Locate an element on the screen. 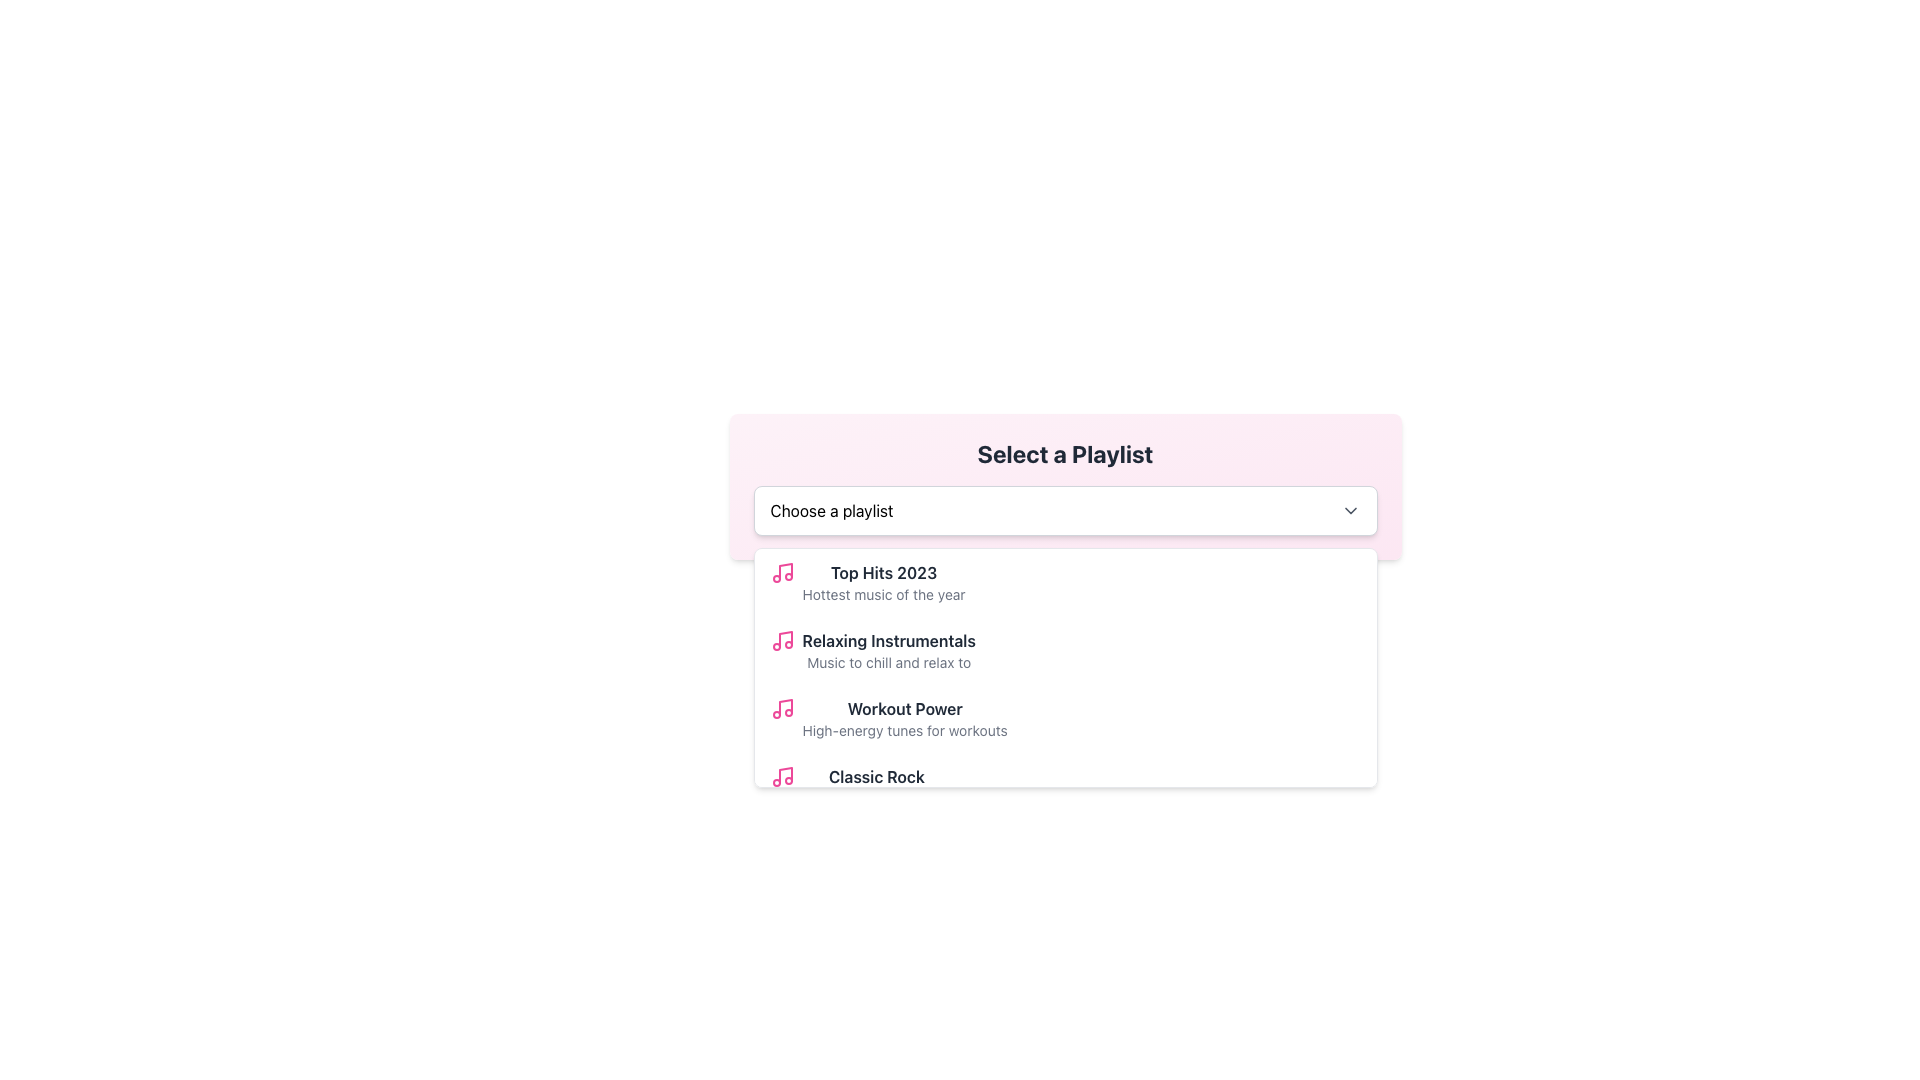 This screenshot has height=1080, width=1920. the 'Top Hits 2023' text element is located at coordinates (882, 573).